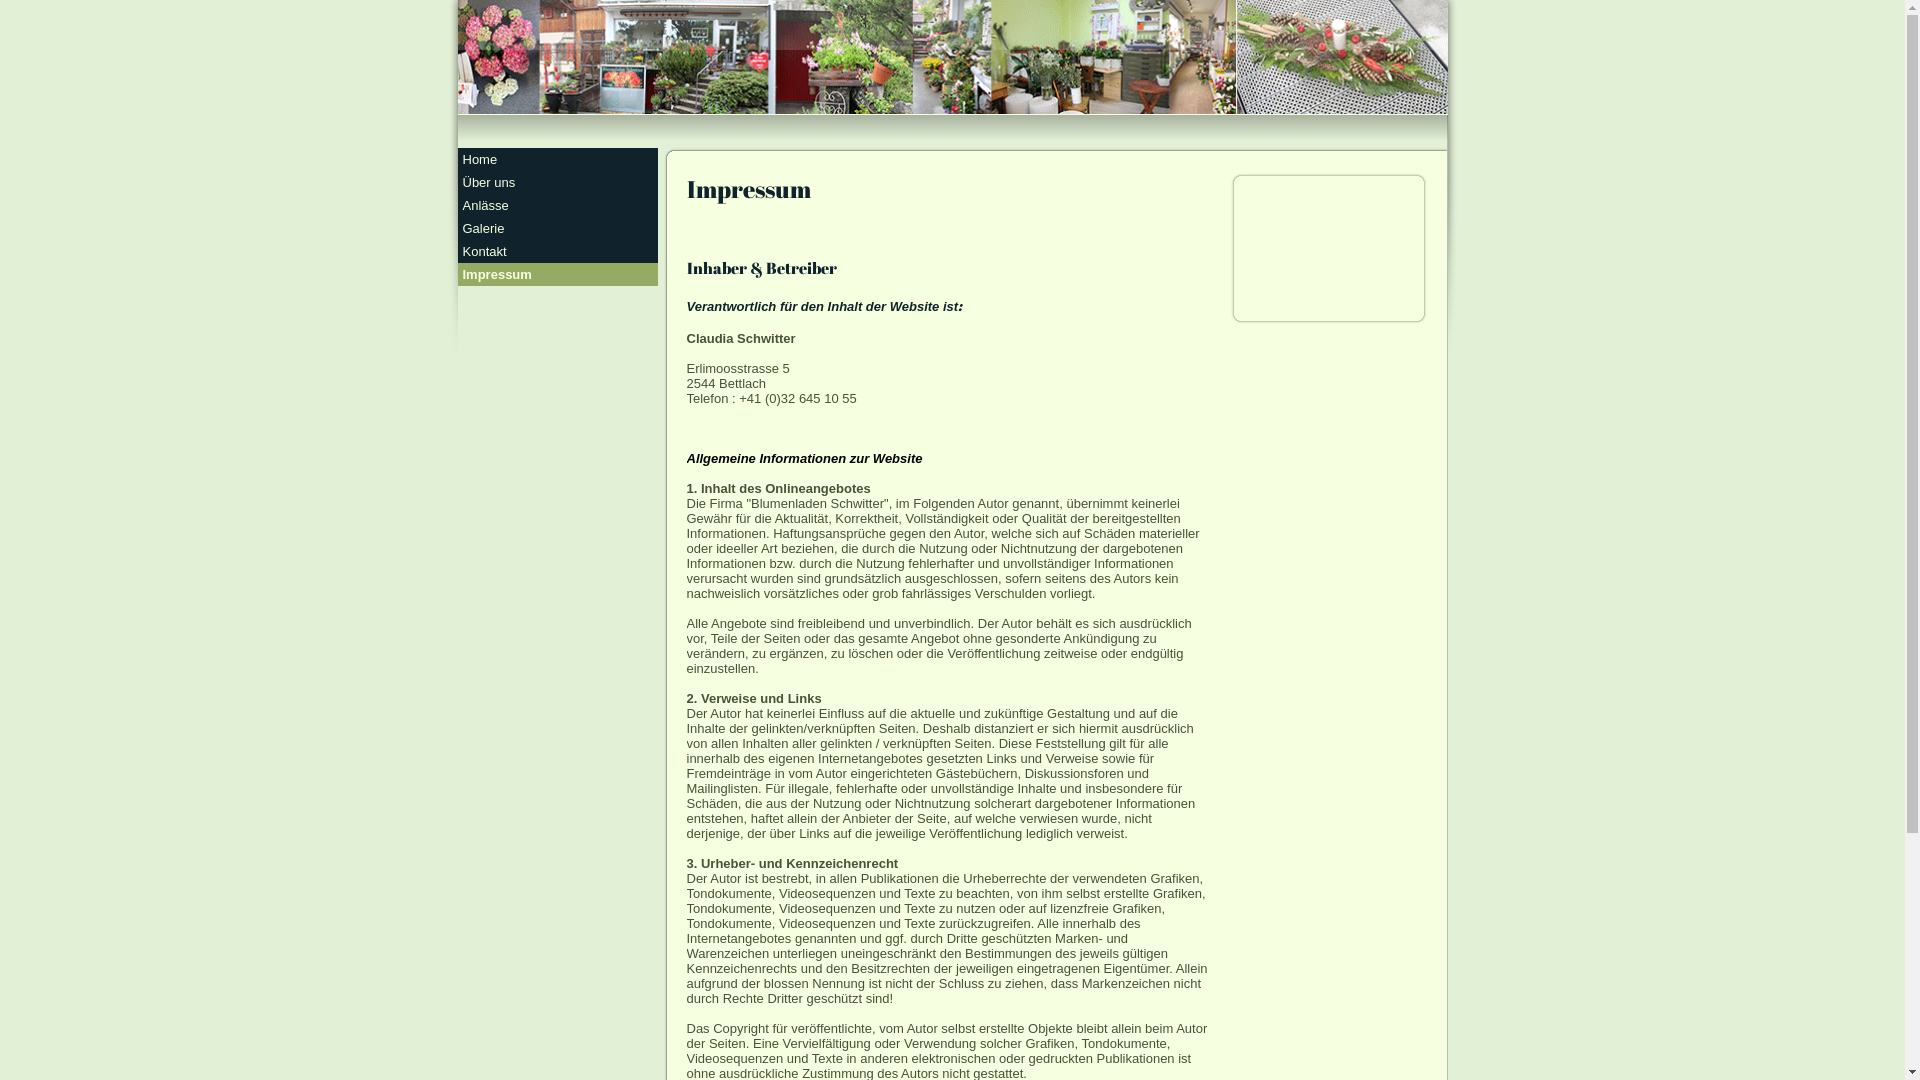  What do you see at coordinates (557, 158) in the screenshot?
I see `'Home'` at bounding box center [557, 158].